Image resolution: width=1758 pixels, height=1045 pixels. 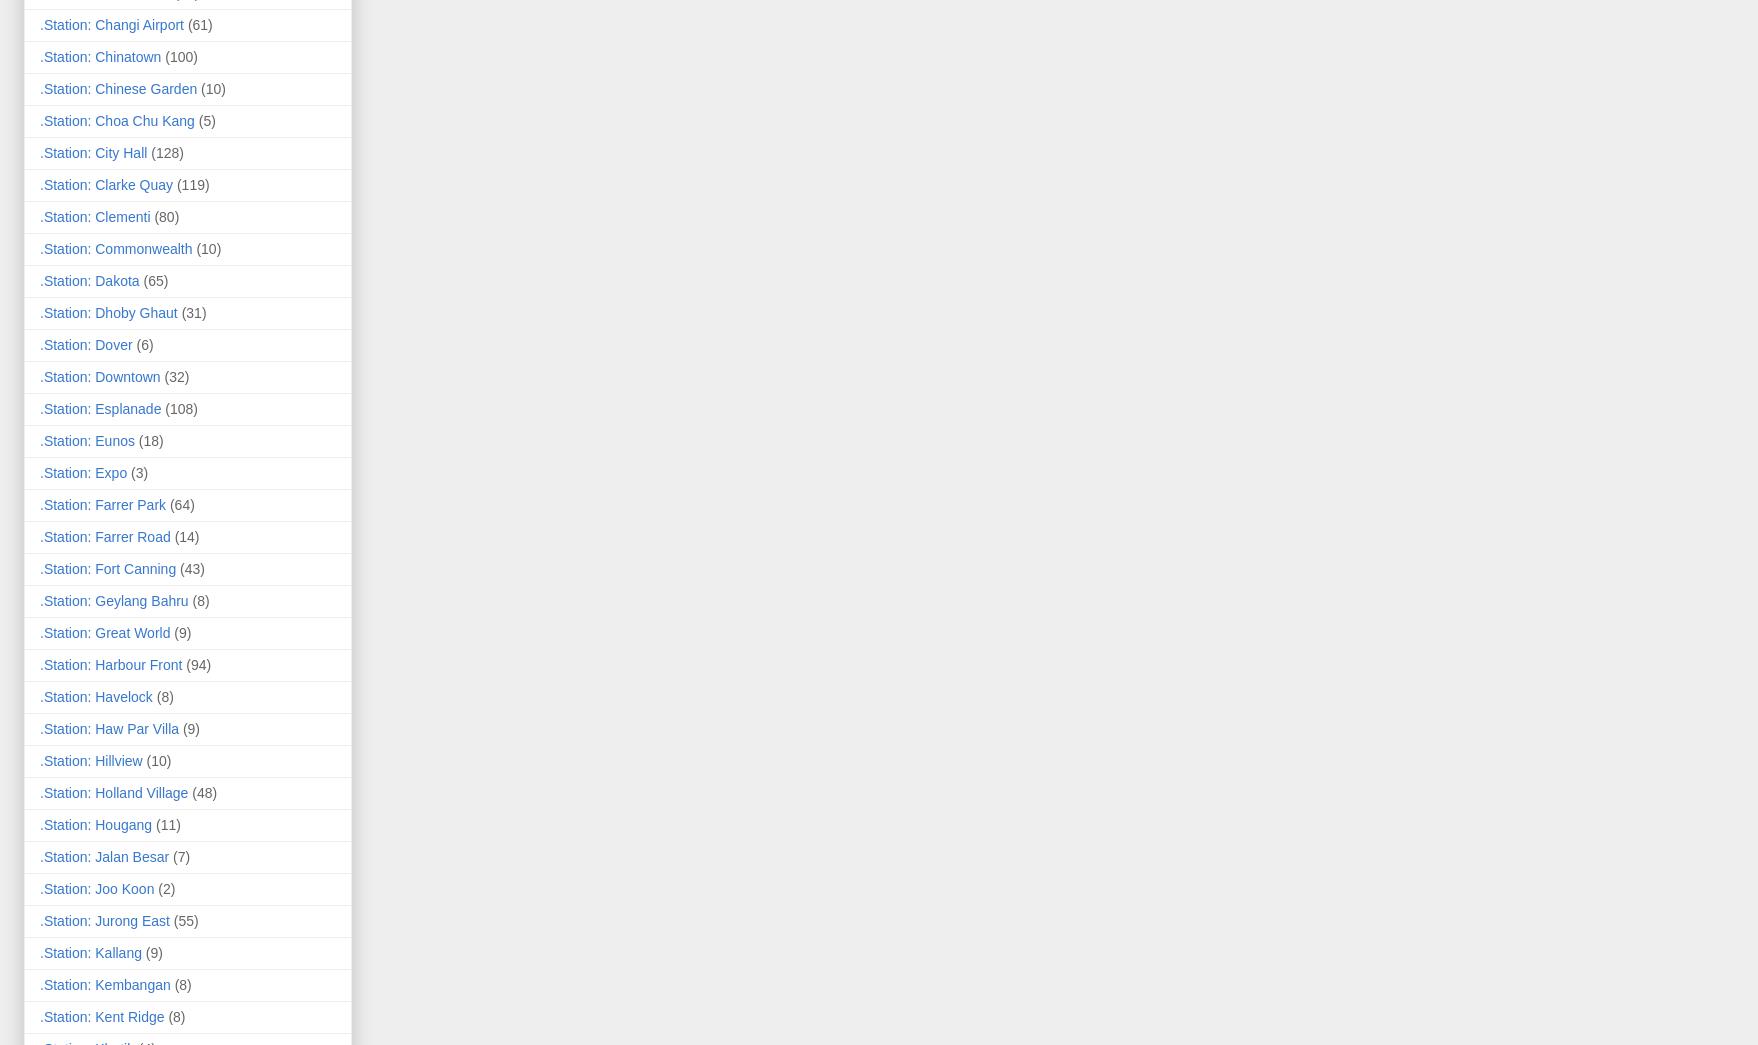 What do you see at coordinates (100, 407) in the screenshot?
I see `'.Station: Esplanade'` at bounding box center [100, 407].